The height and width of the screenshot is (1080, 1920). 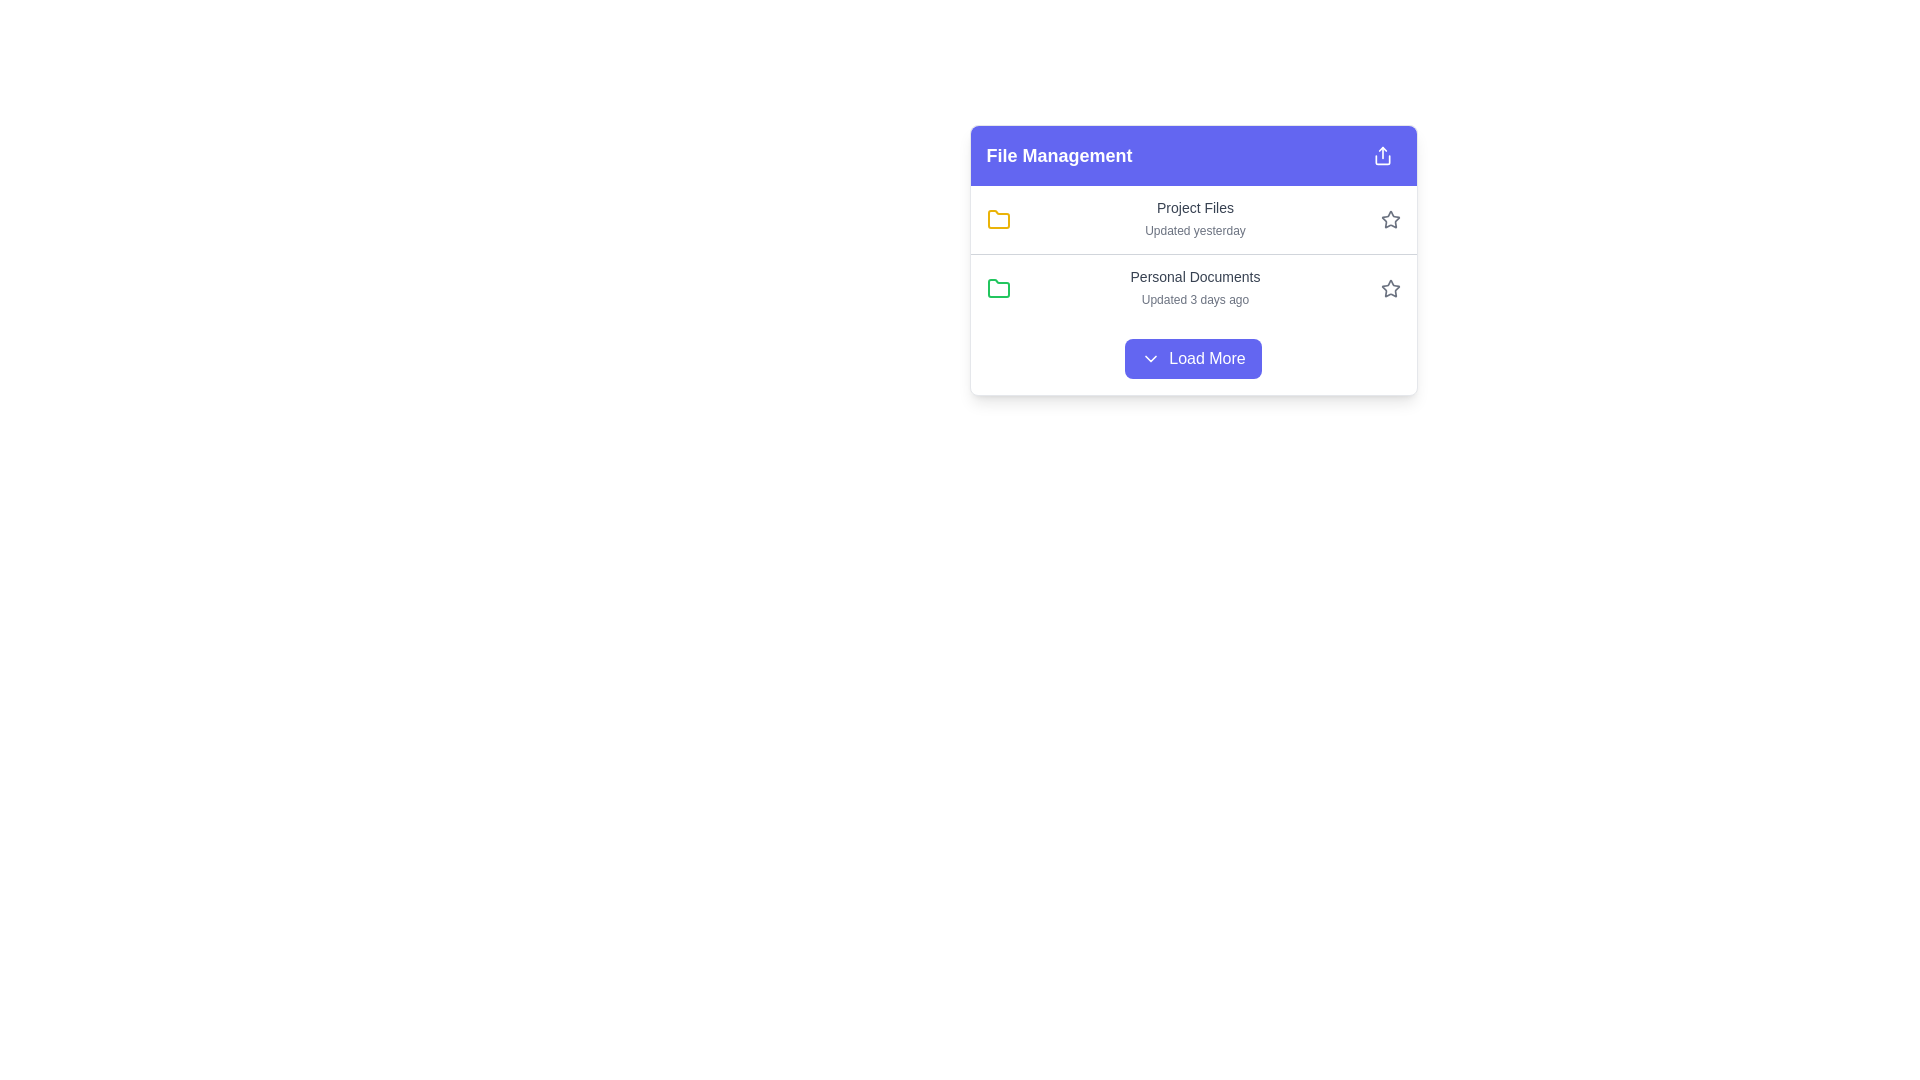 What do you see at coordinates (1195, 219) in the screenshot?
I see `the text block that displays the name and last update information of a specific file or folder, which is located adjacent to a yellow folder icon on its left and a star icon on its right, representing the first file entry` at bounding box center [1195, 219].